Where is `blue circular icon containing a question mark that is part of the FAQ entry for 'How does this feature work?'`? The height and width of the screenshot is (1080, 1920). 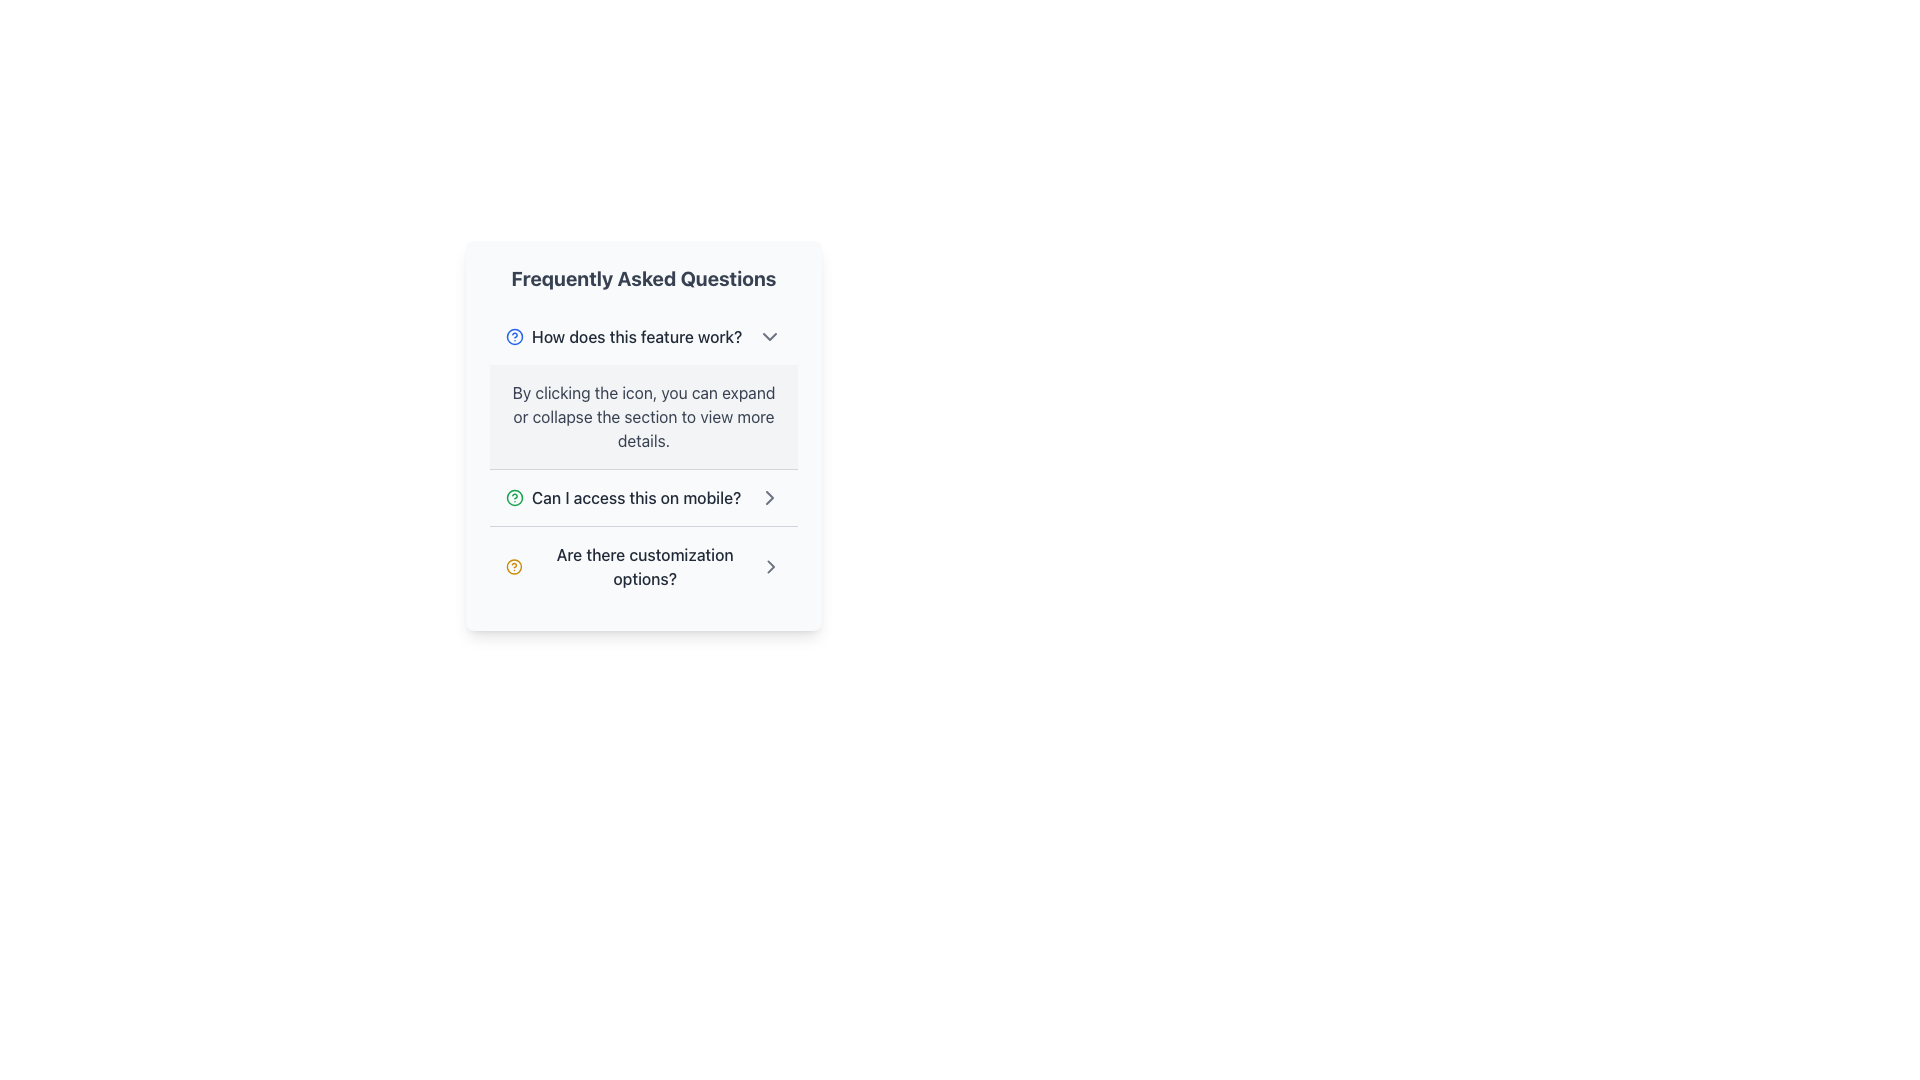
blue circular icon containing a question mark that is part of the FAQ entry for 'How does this feature work?' is located at coordinates (514, 335).